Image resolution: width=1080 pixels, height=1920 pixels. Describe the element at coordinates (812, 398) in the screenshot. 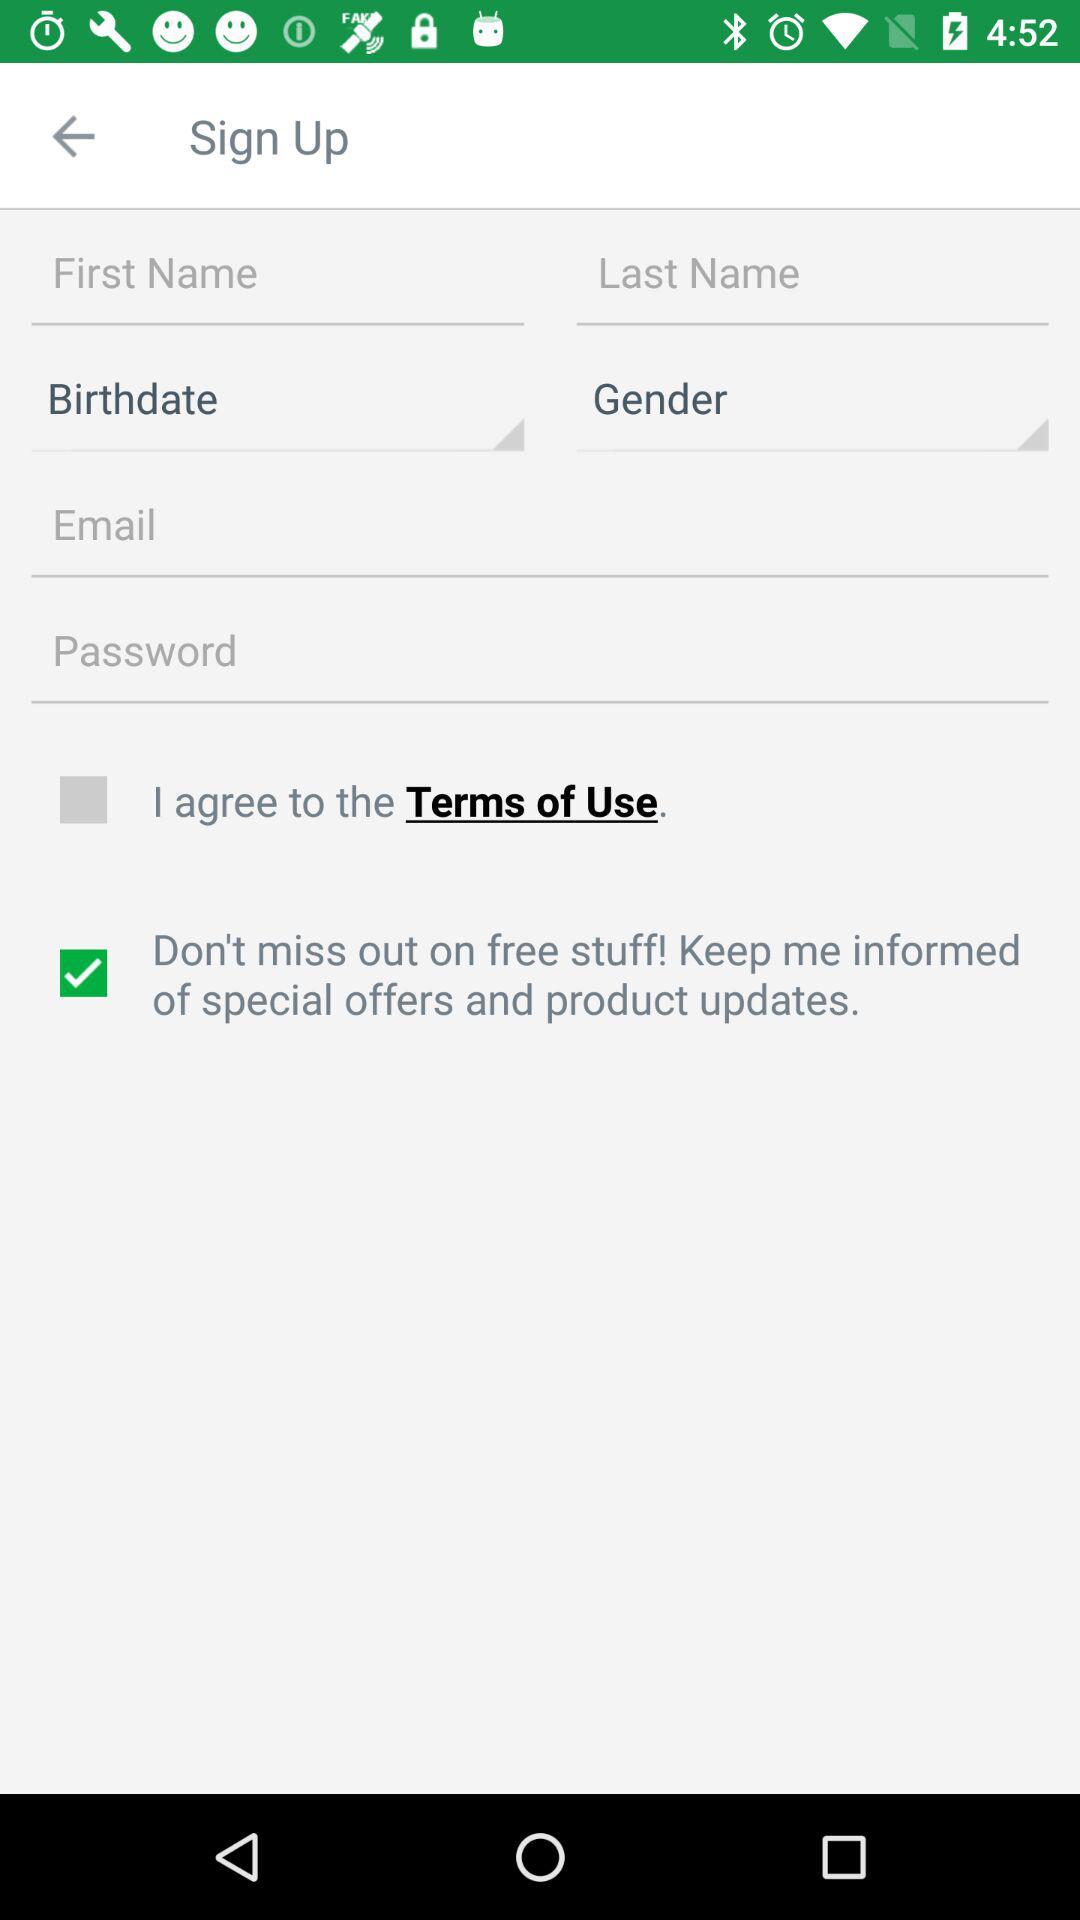

I see `gender item` at that location.